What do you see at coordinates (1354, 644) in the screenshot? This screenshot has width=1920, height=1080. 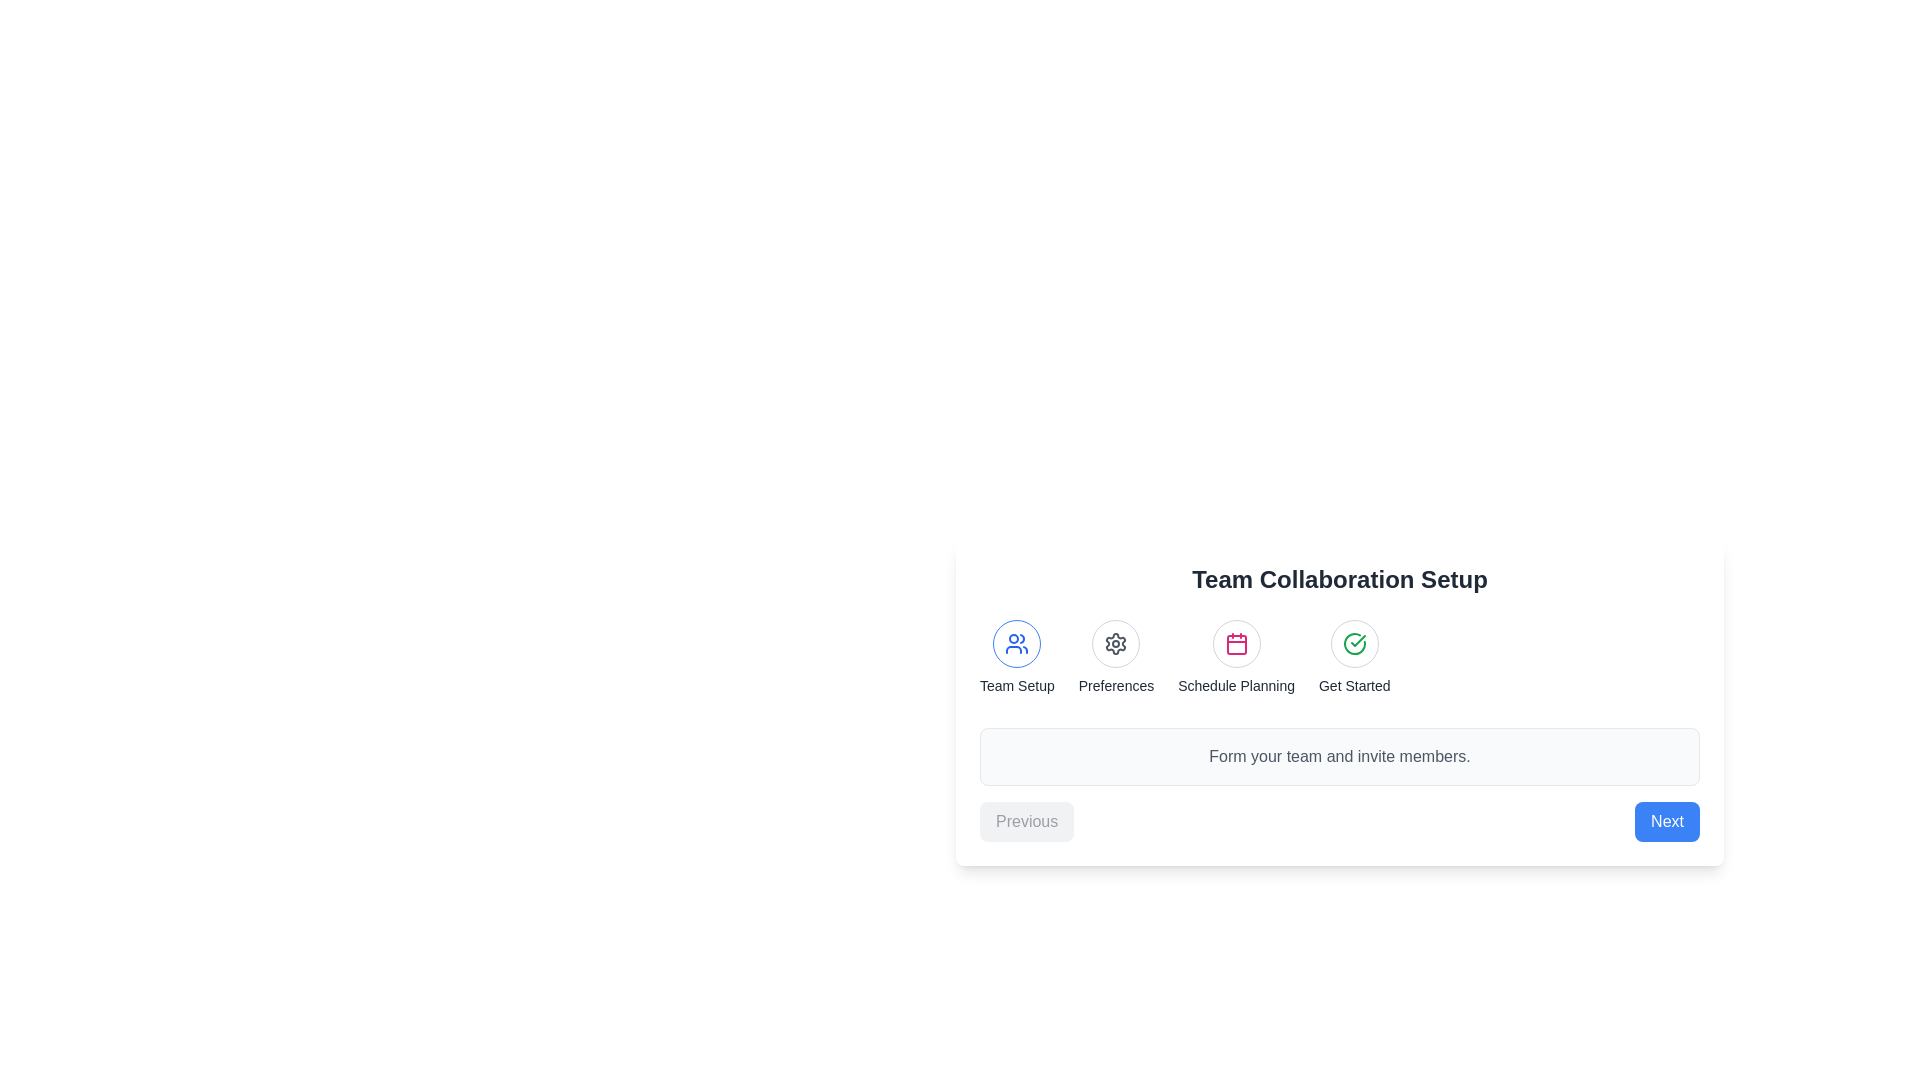 I see `the checkmark icon enclosed within a green circular outline, which is the fourth icon from the left in the 'Get Started' group of icons` at bounding box center [1354, 644].